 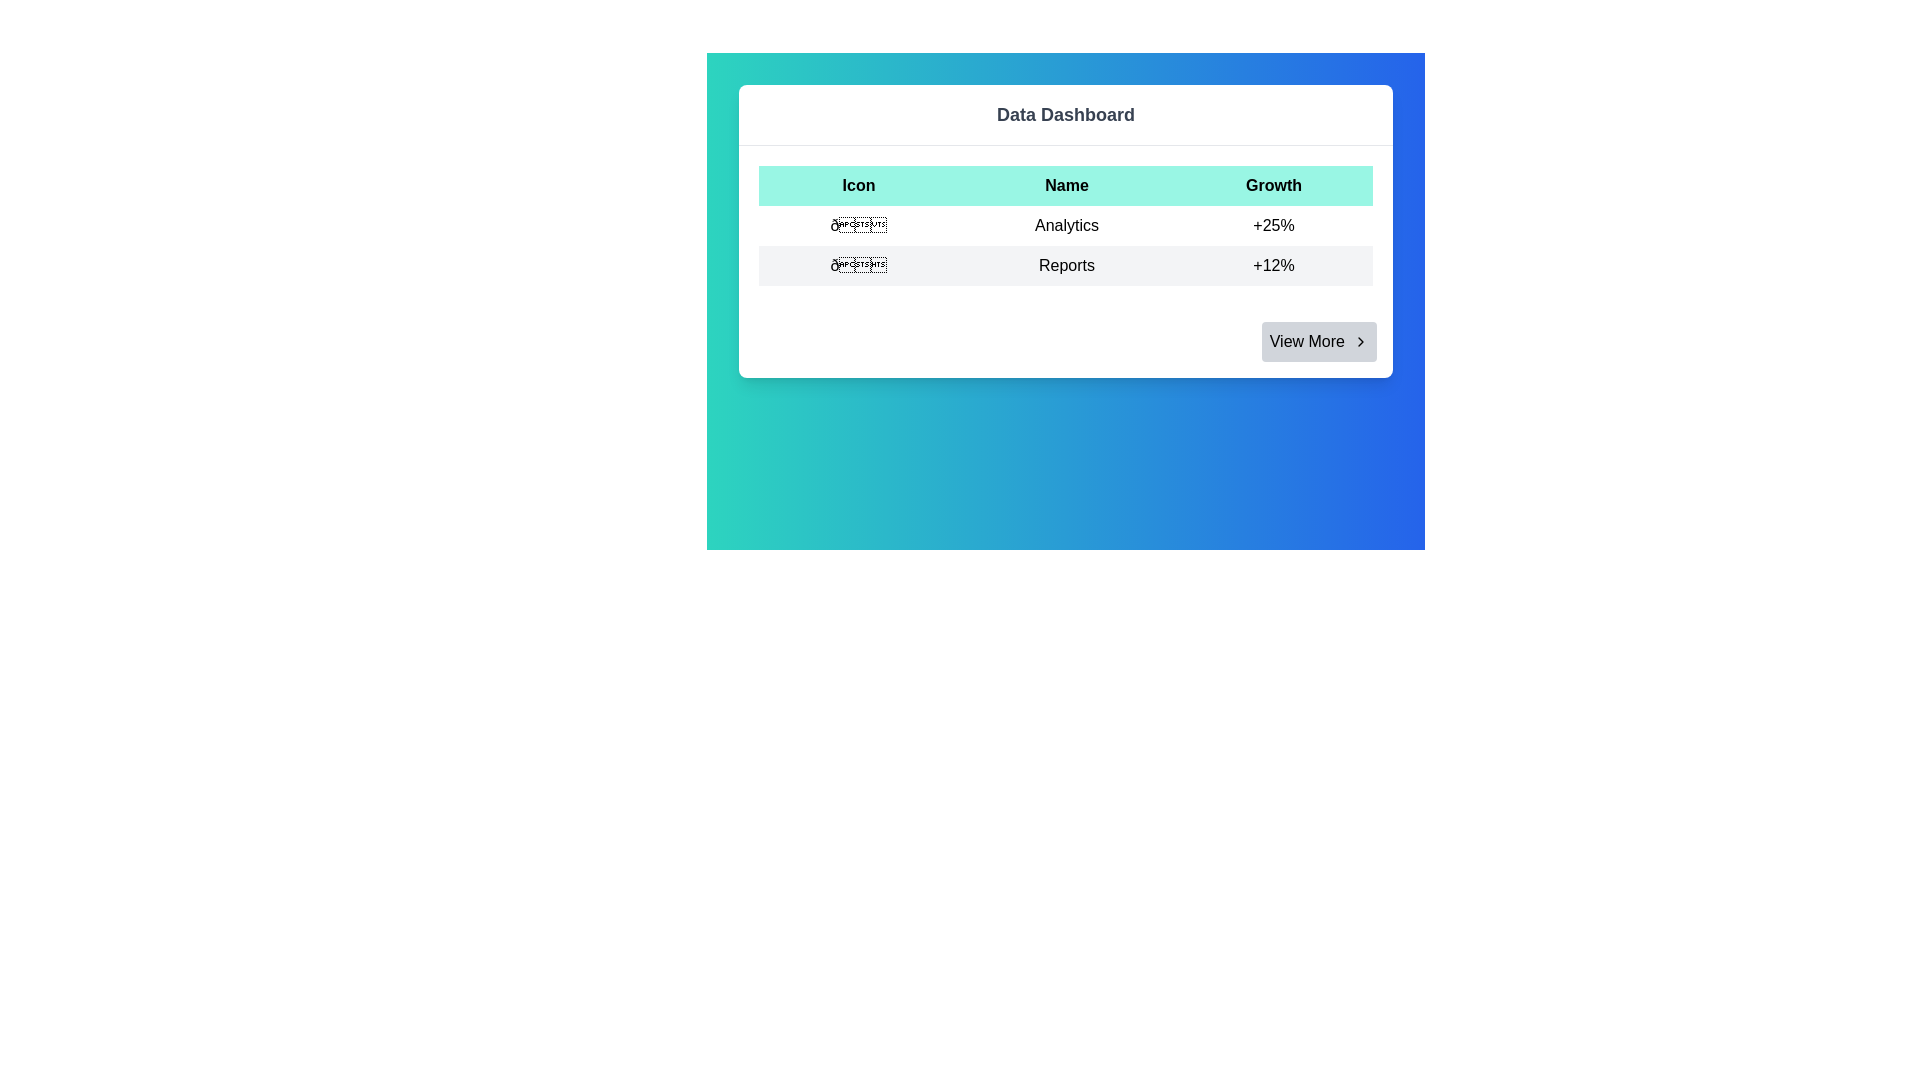 I want to click on the emoji-like graphical symbol, so click(x=859, y=265).